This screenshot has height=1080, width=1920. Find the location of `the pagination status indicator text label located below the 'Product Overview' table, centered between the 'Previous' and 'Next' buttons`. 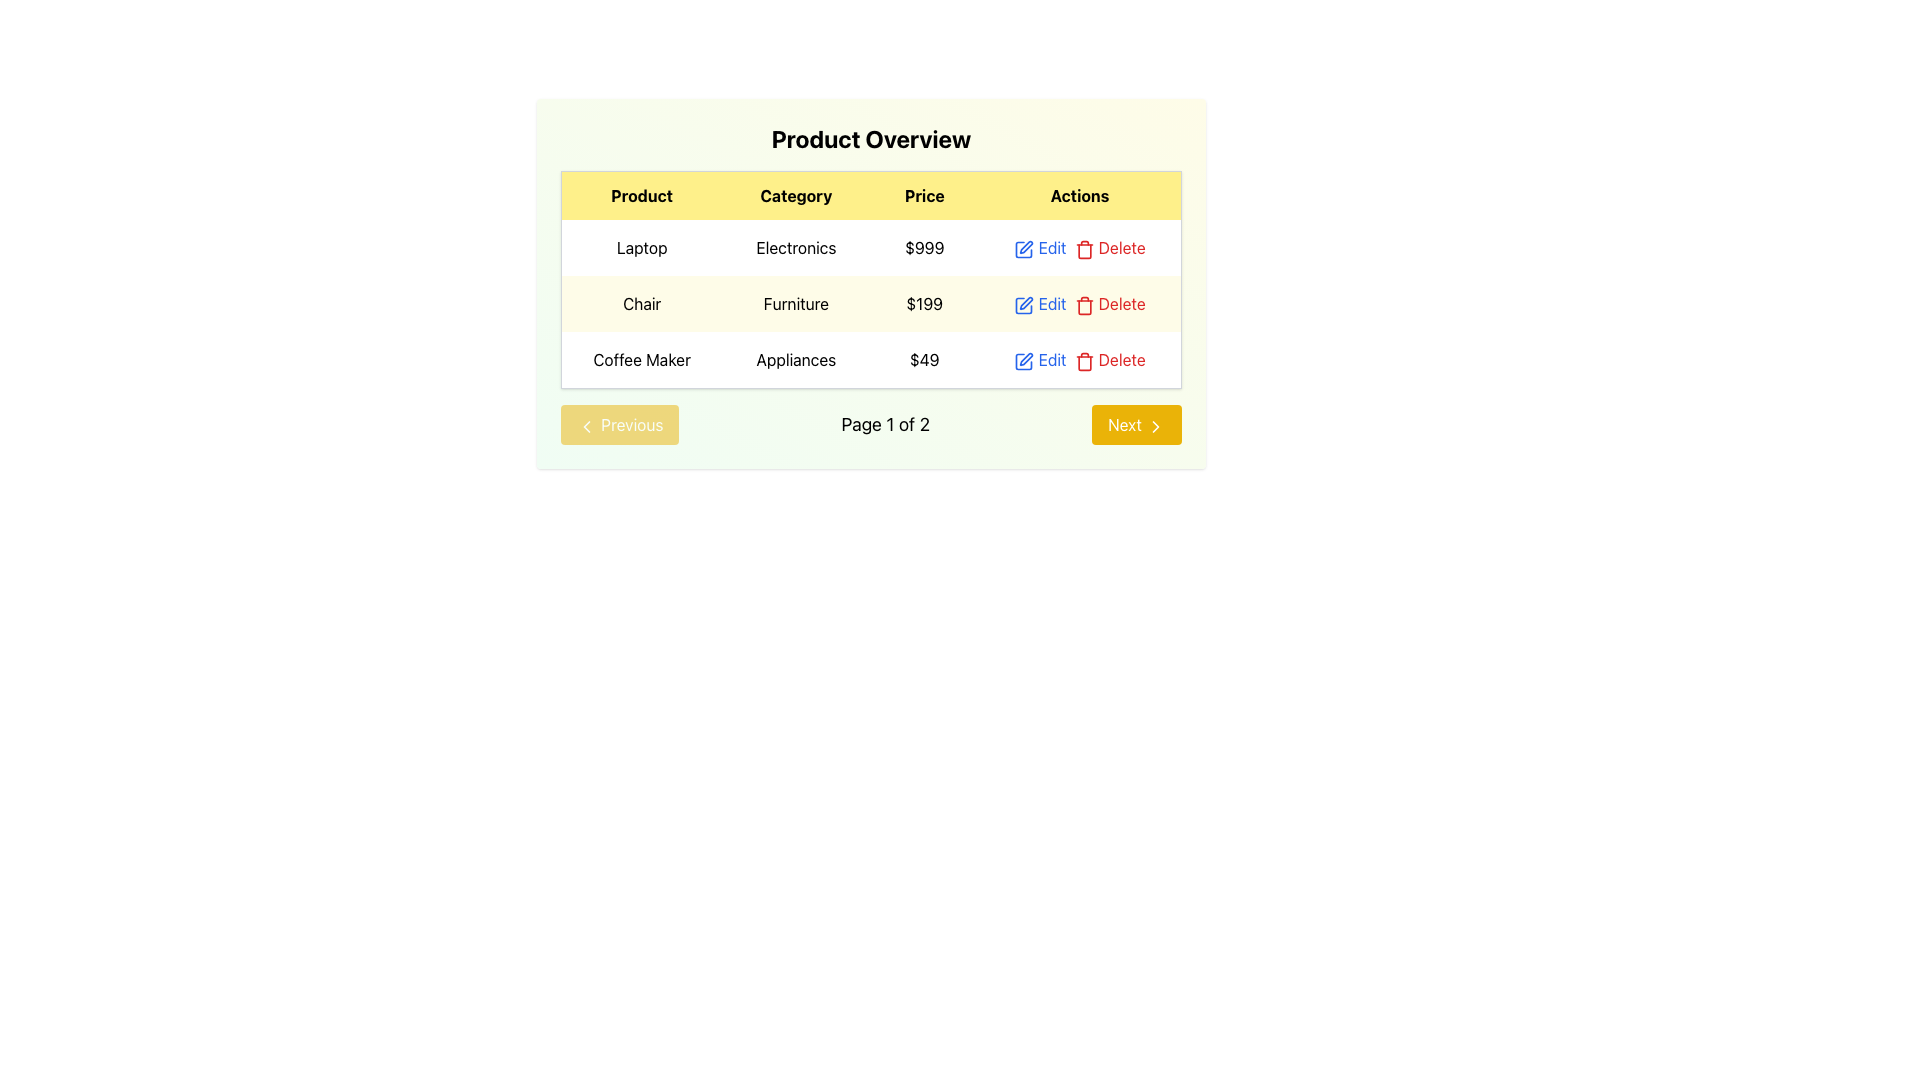

the pagination status indicator text label located below the 'Product Overview' table, centered between the 'Previous' and 'Next' buttons is located at coordinates (884, 423).